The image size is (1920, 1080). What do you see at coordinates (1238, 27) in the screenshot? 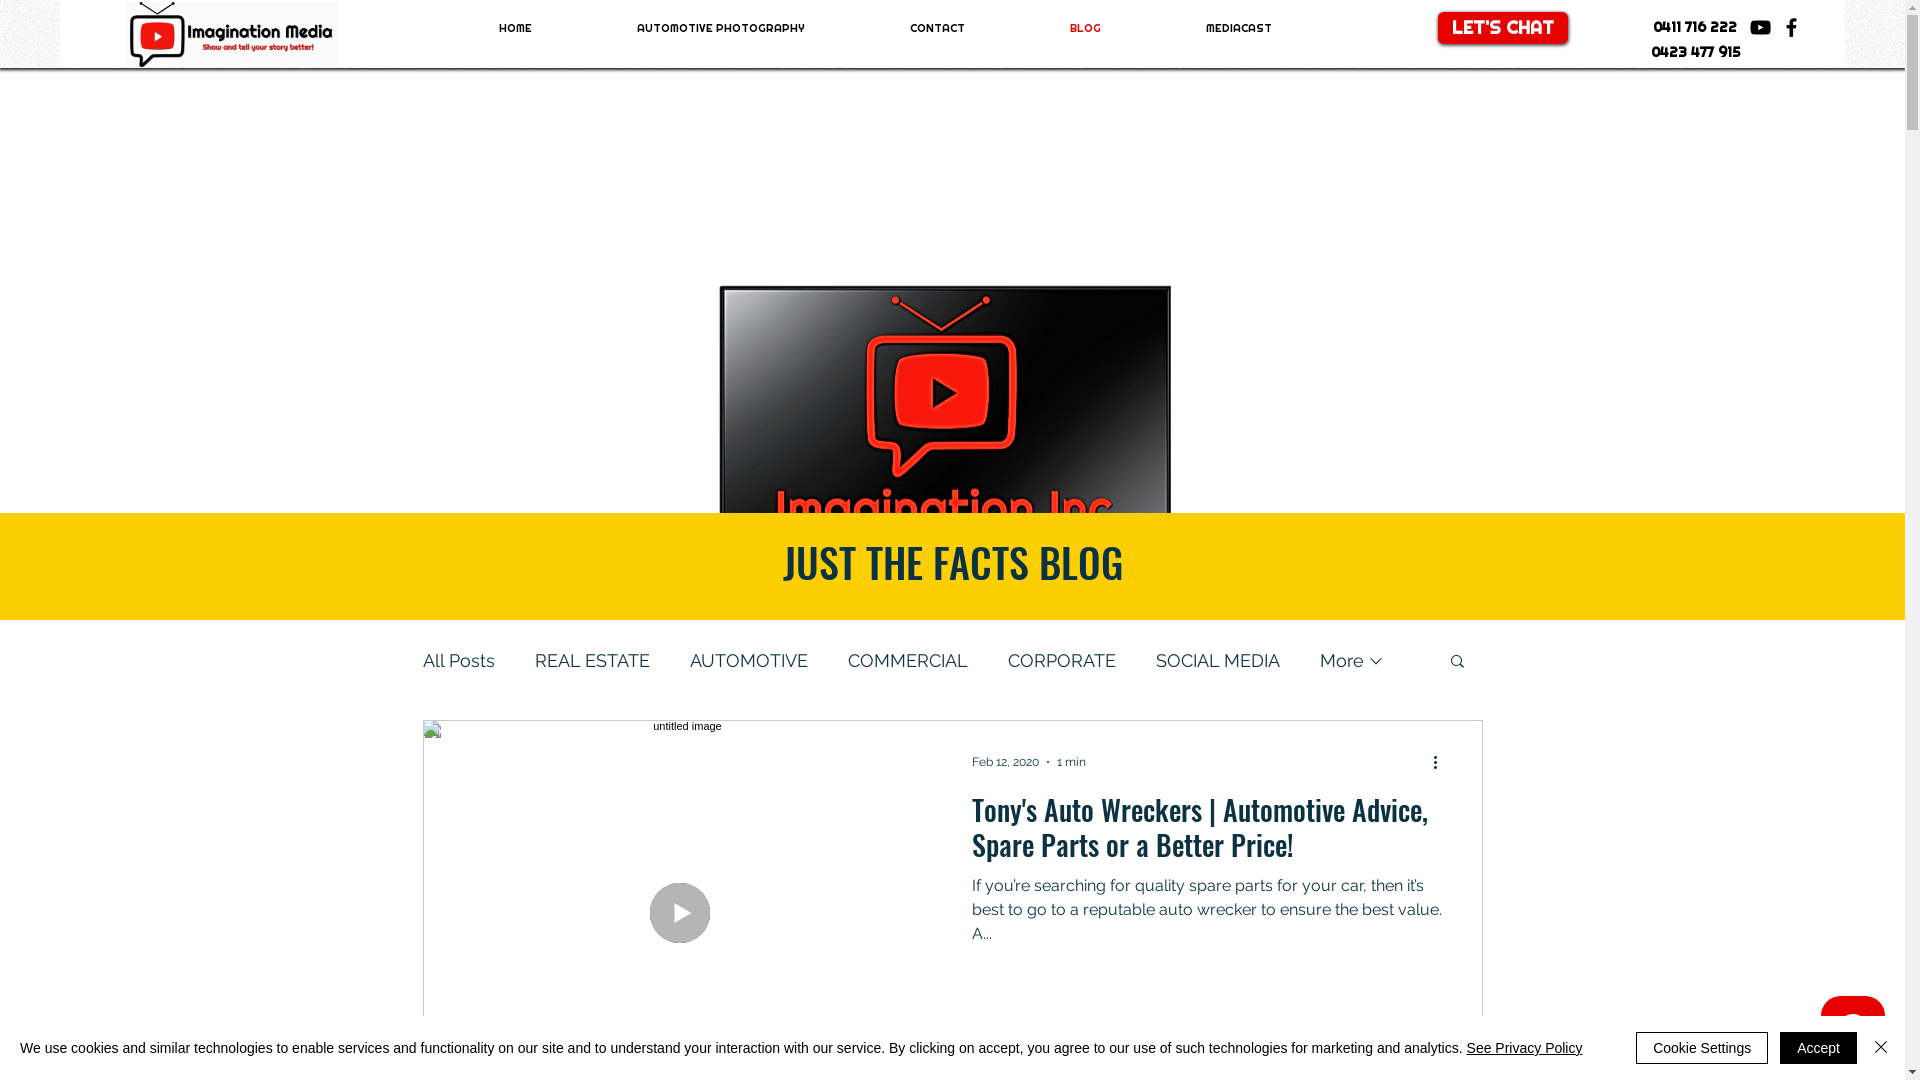
I see `'MEDIACAST'` at bounding box center [1238, 27].